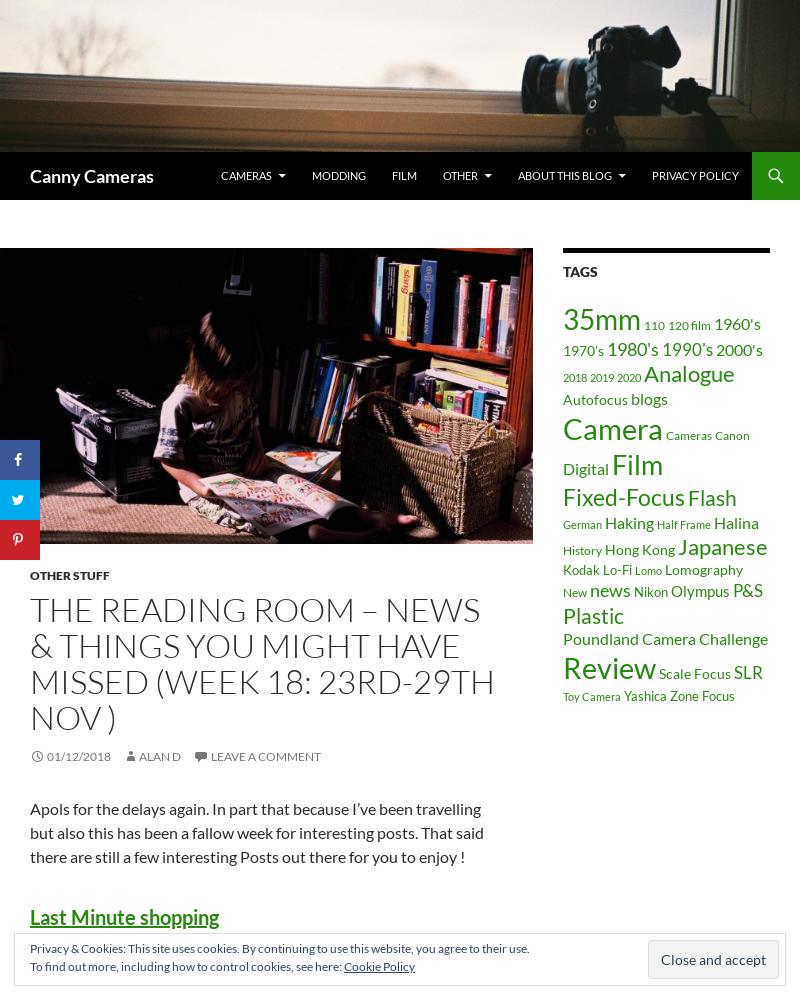 The image size is (800, 993). What do you see at coordinates (701, 694) in the screenshot?
I see `'Zone Focus'` at bounding box center [701, 694].